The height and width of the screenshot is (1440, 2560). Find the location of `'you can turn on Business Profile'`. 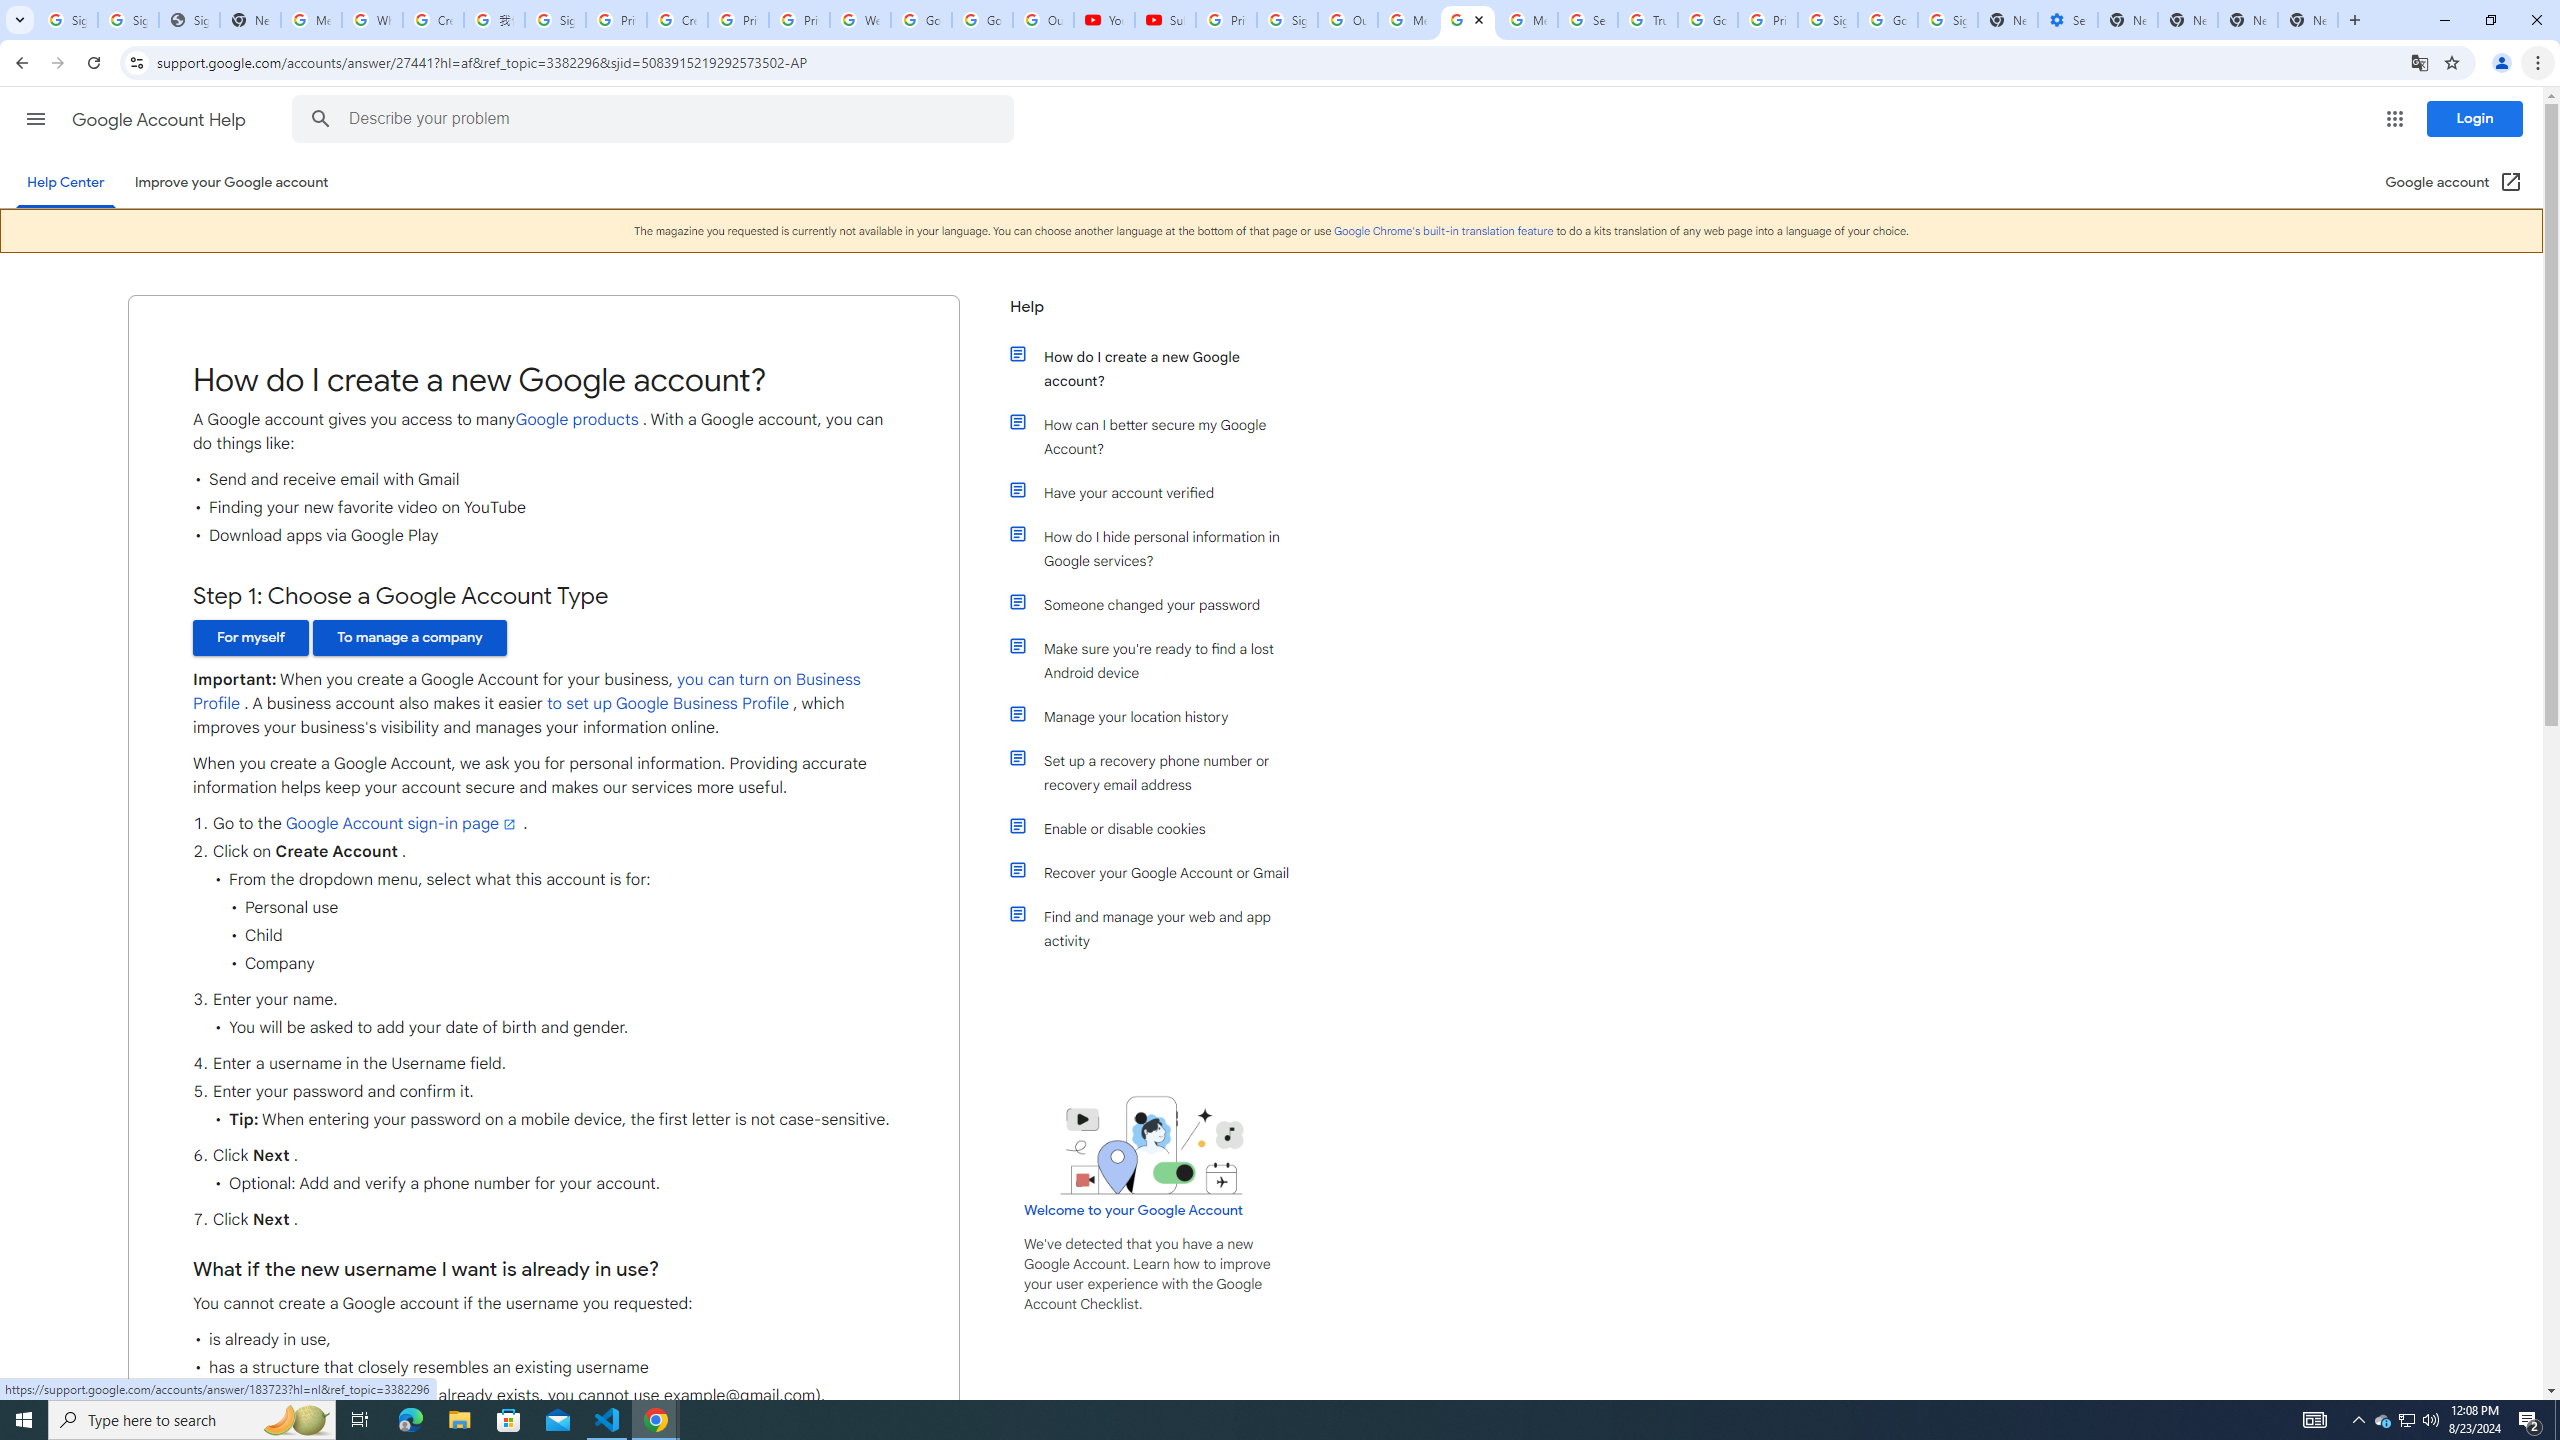

'you can turn on Business Profile' is located at coordinates (525, 690).